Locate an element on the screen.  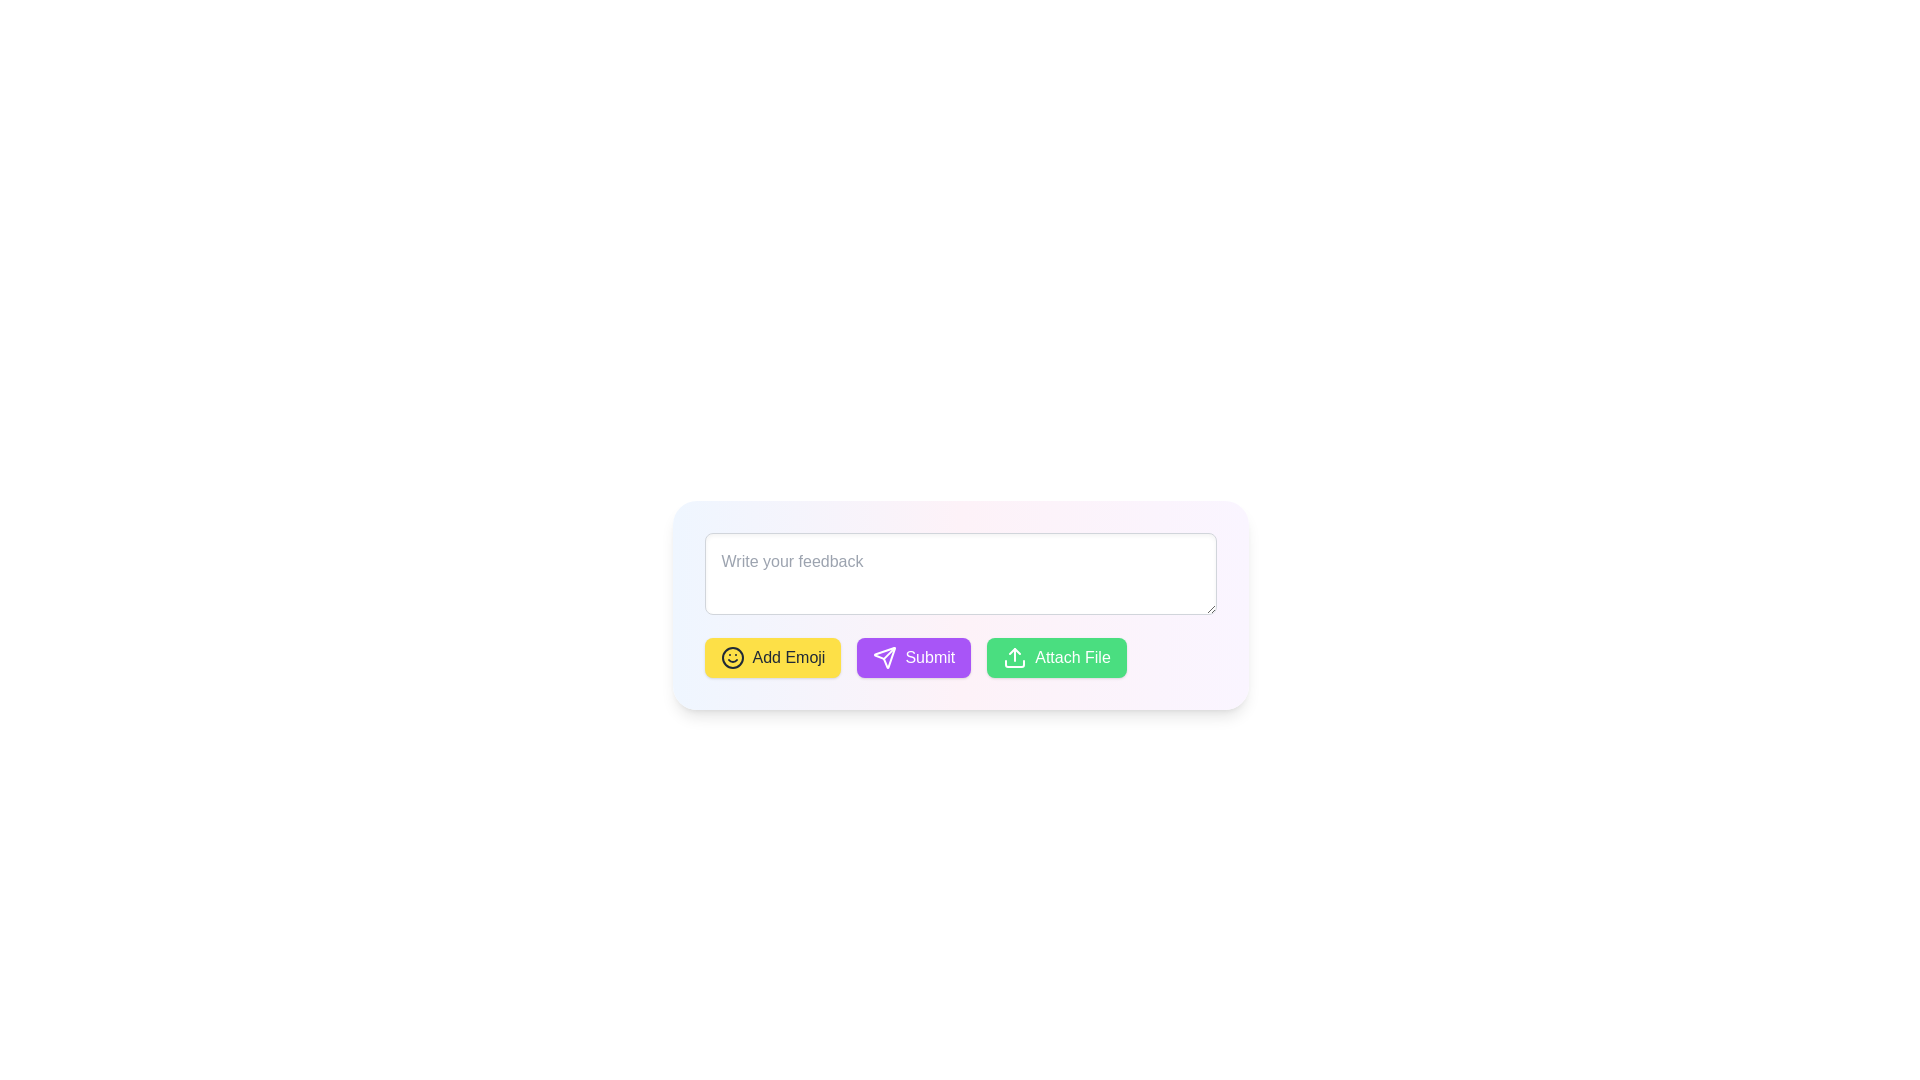
the horizontal line at the bottom of the upload icon, located to the right of the 'Attach File' button is located at coordinates (1015, 663).